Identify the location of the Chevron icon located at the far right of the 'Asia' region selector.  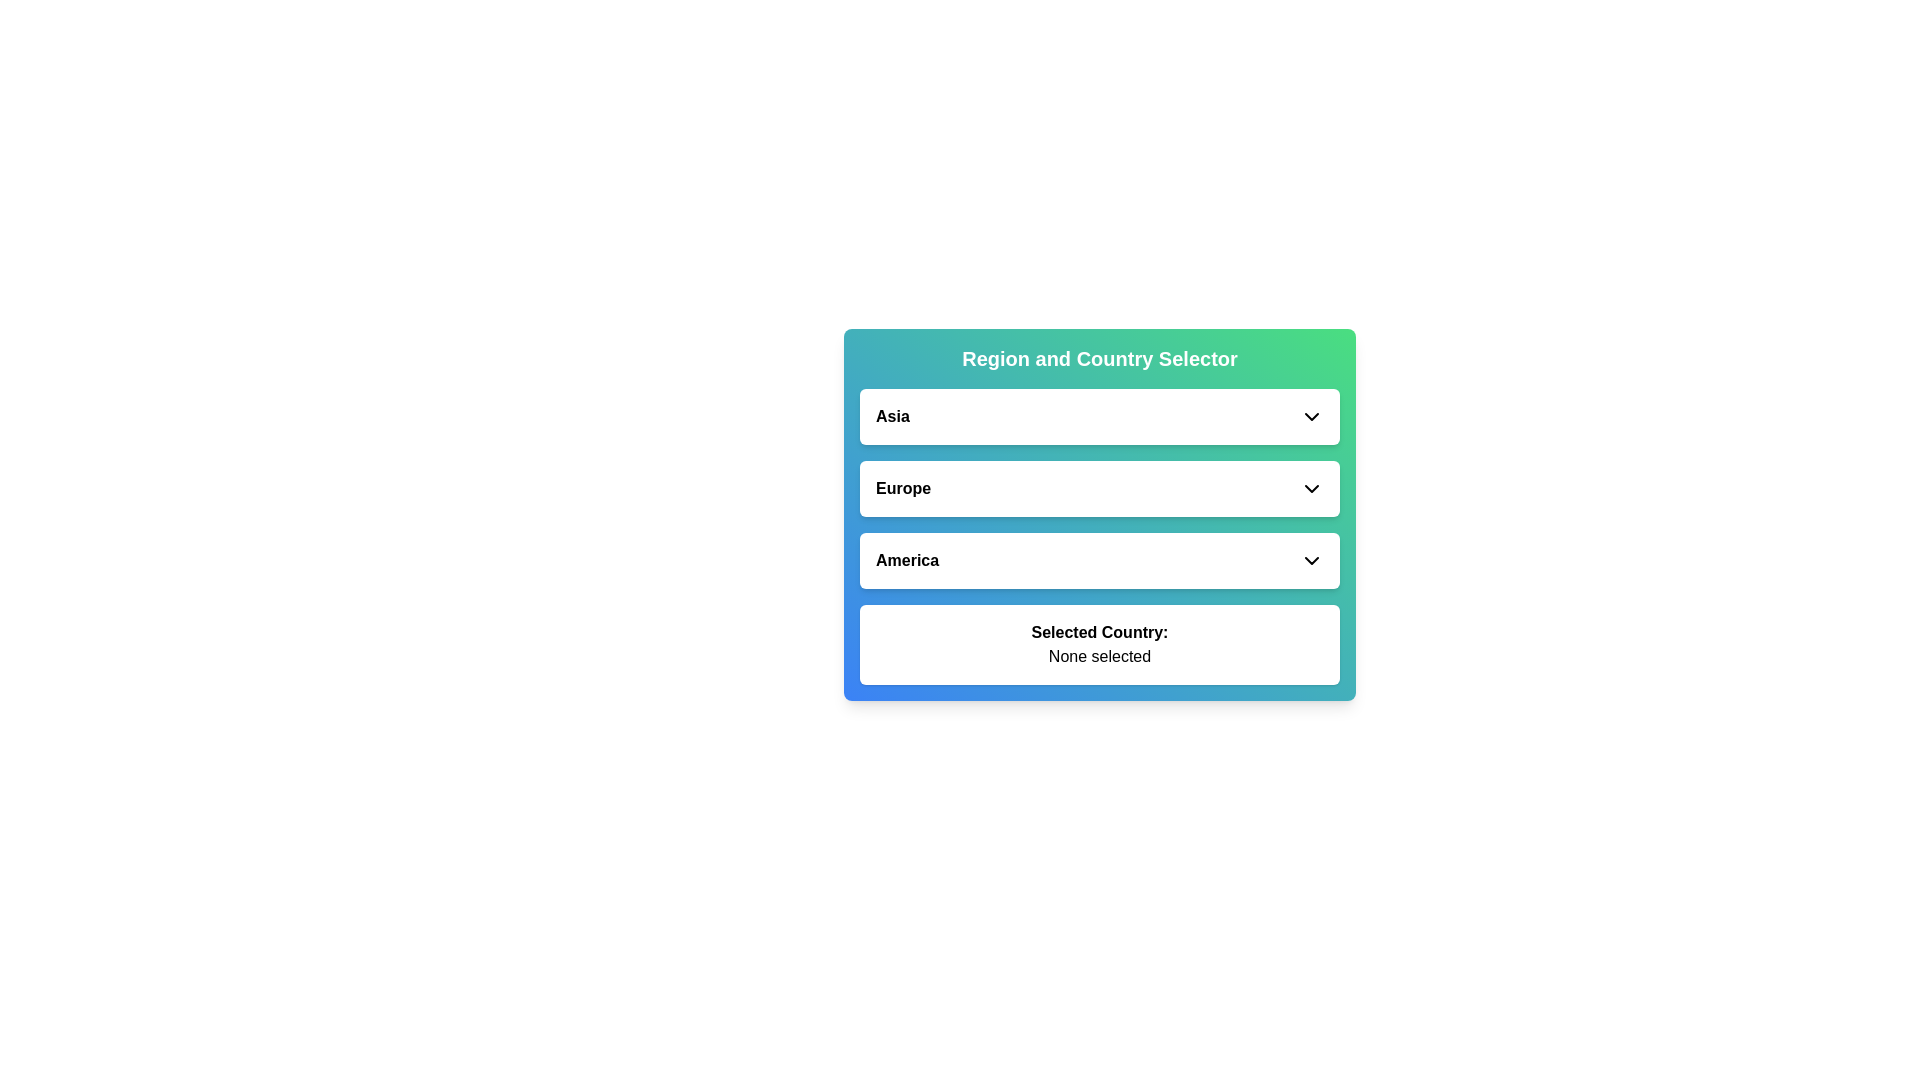
(1311, 415).